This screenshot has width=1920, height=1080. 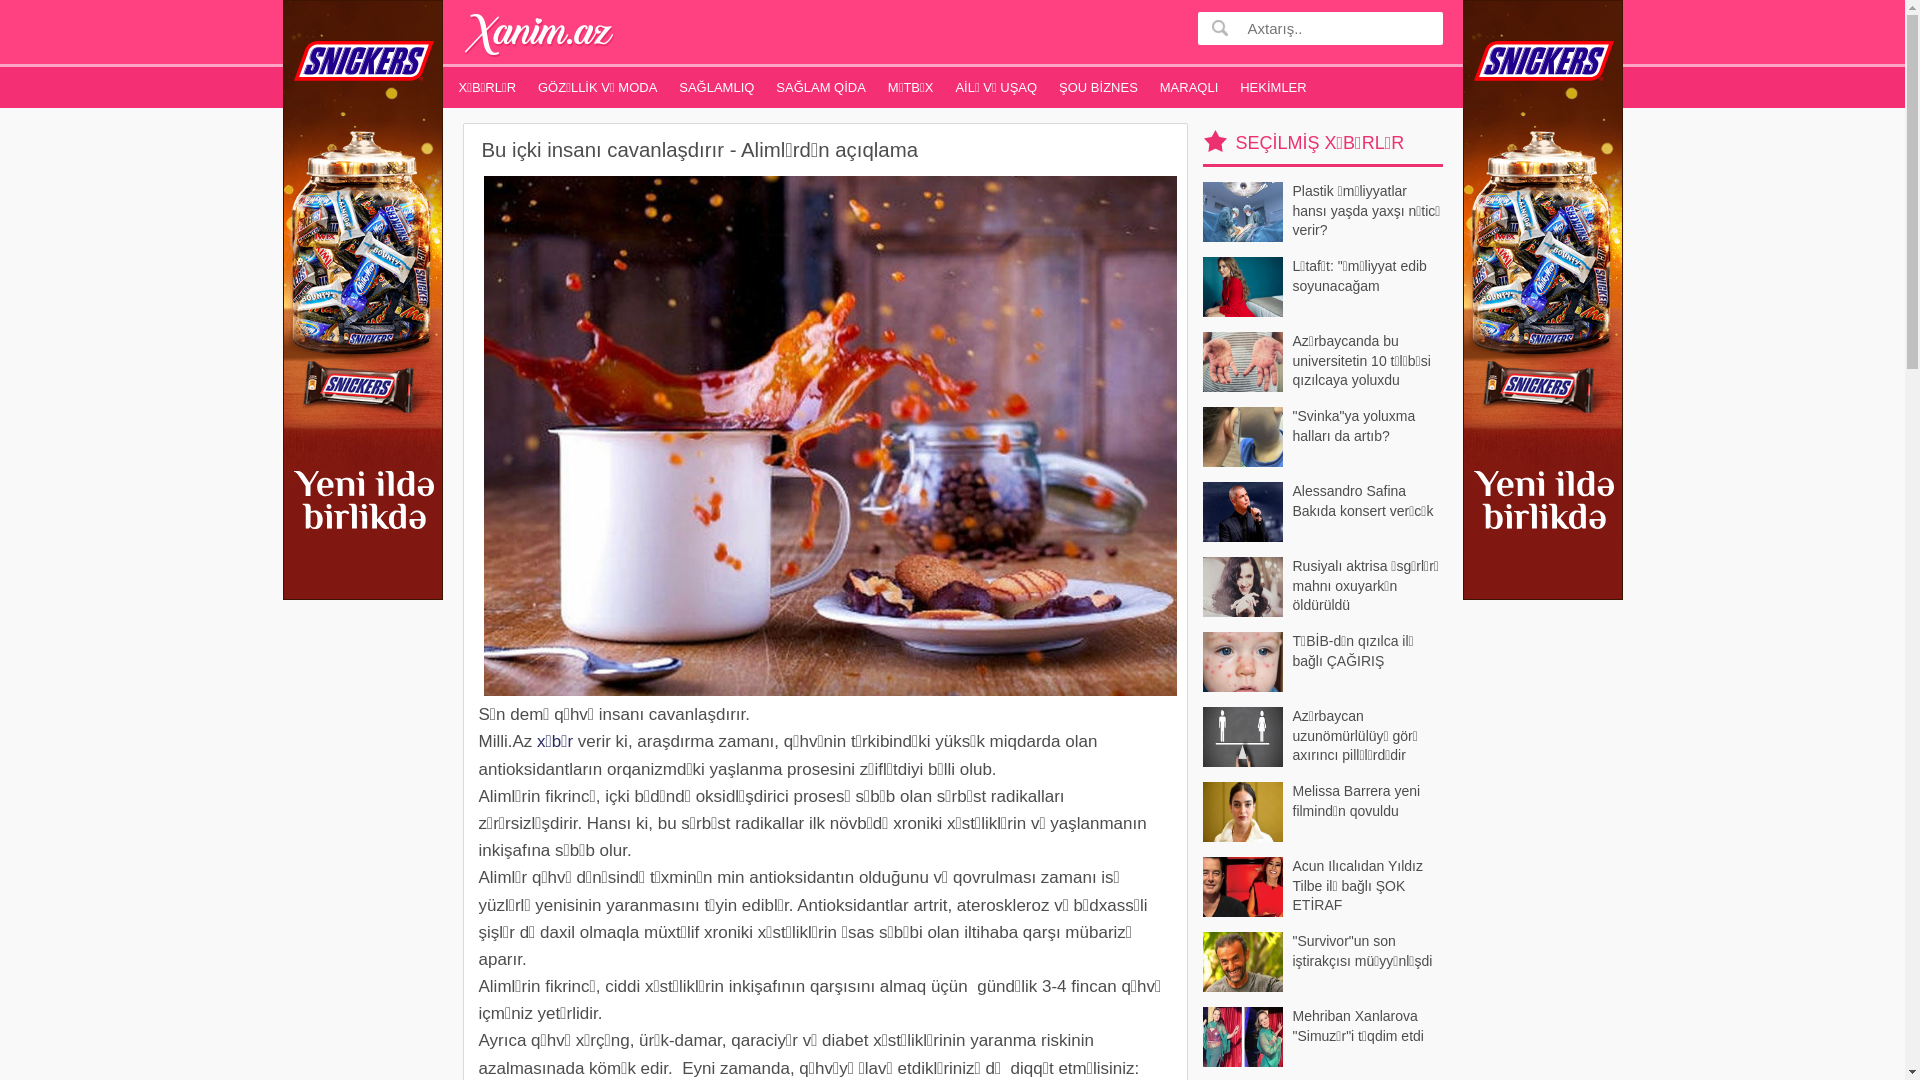 I want to click on 'MARAQLI', so click(x=1189, y=86).